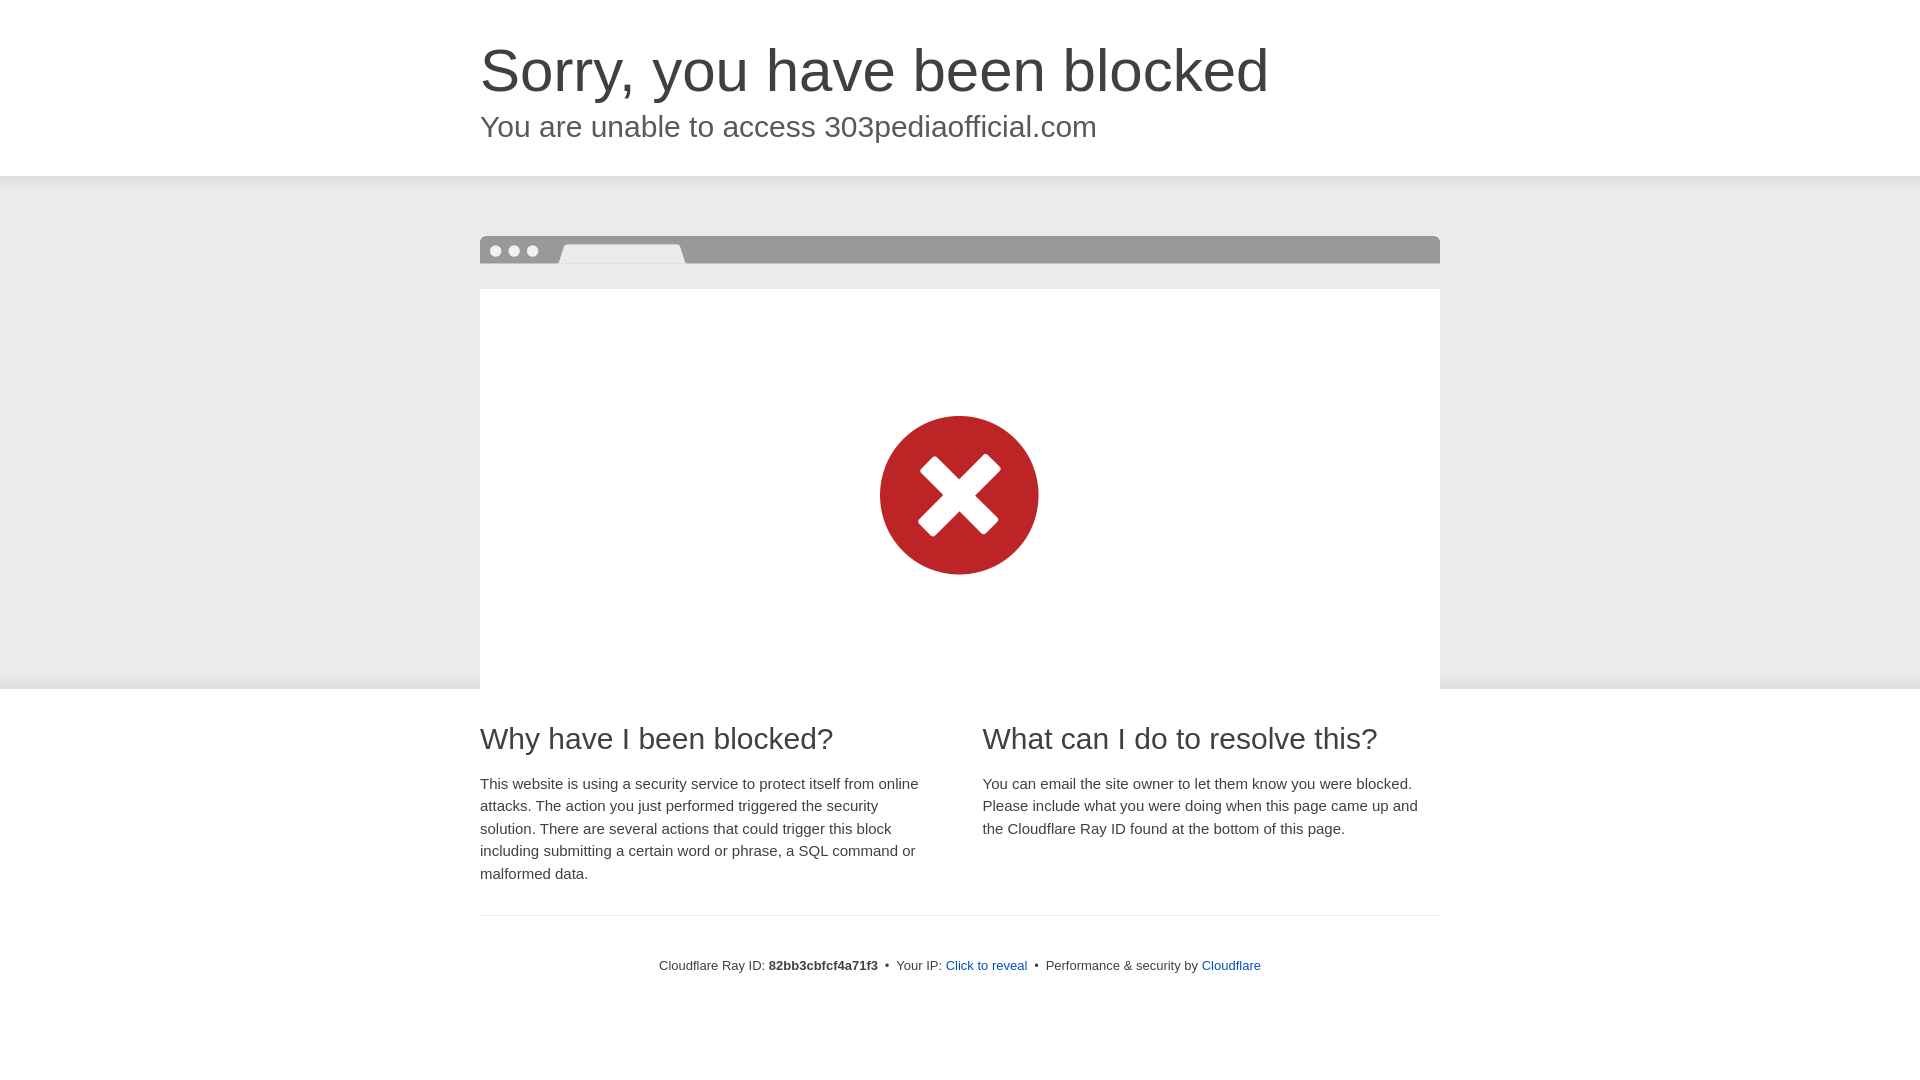 The width and height of the screenshot is (1920, 1080). I want to click on 'Click to reveal', so click(987, 964).